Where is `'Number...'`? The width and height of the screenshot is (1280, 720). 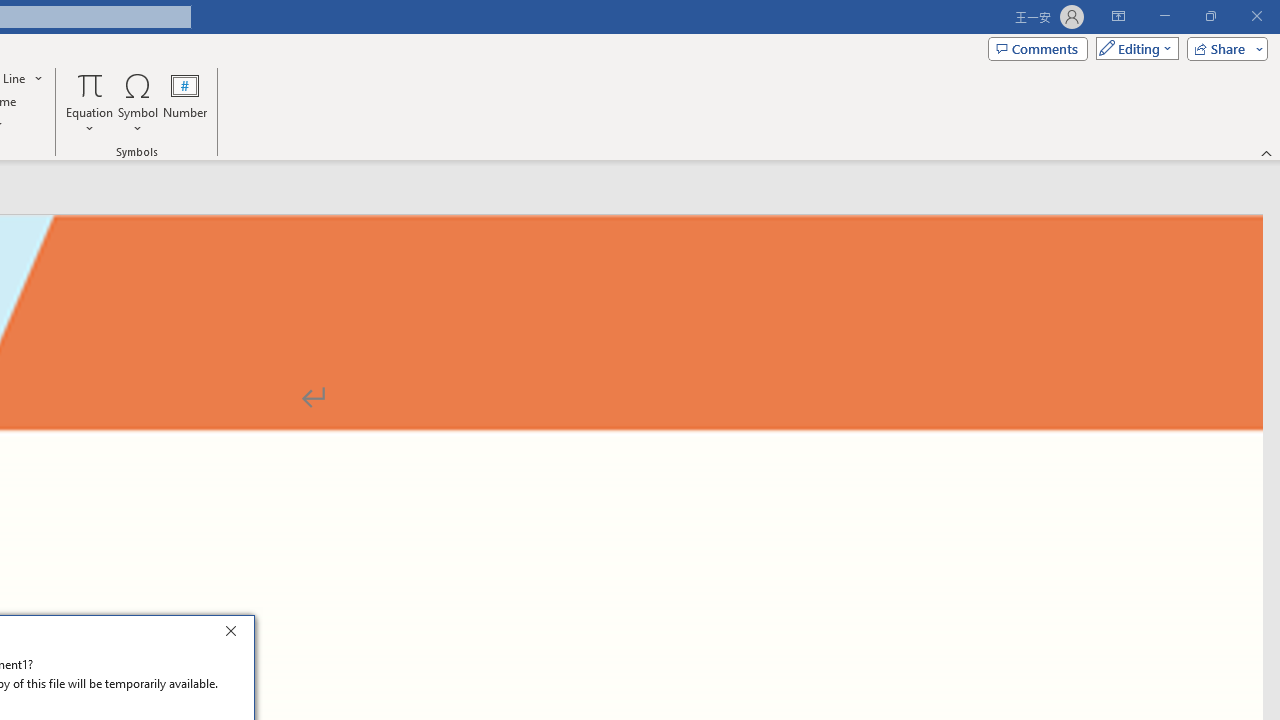 'Number...' is located at coordinates (185, 103).